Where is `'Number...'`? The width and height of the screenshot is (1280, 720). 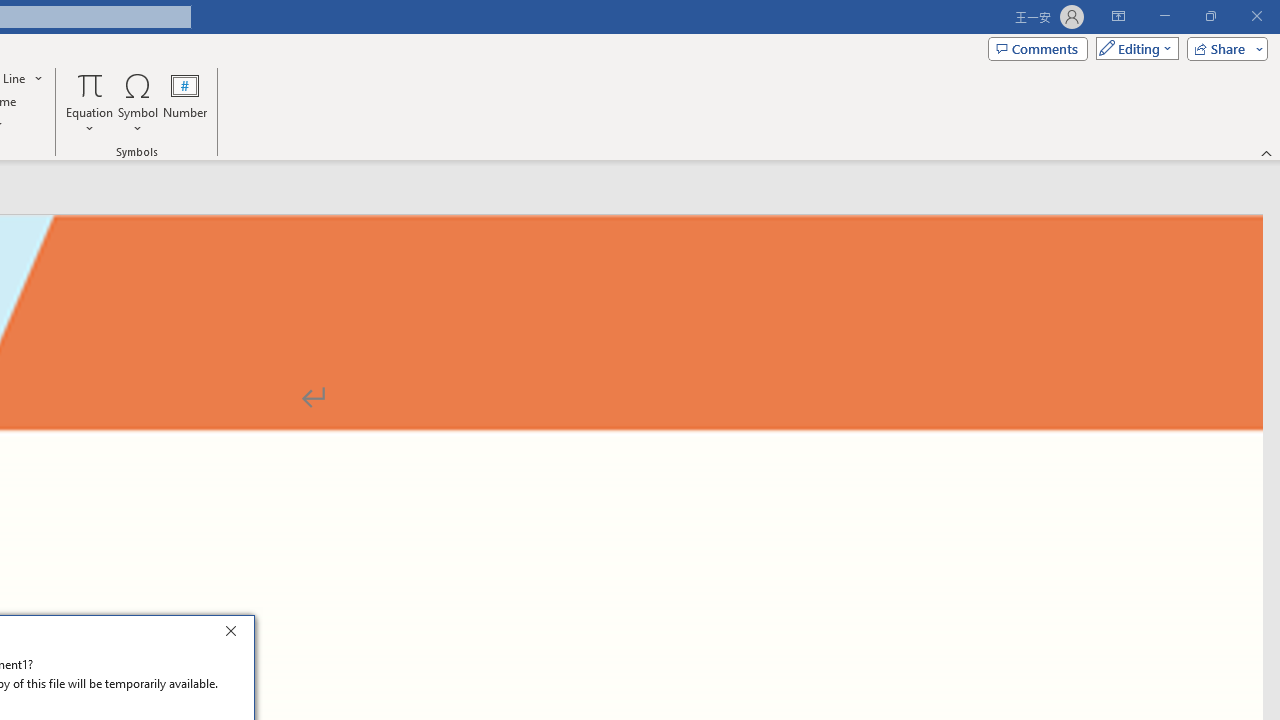 'Number...' is located at coordinates (185, 103).